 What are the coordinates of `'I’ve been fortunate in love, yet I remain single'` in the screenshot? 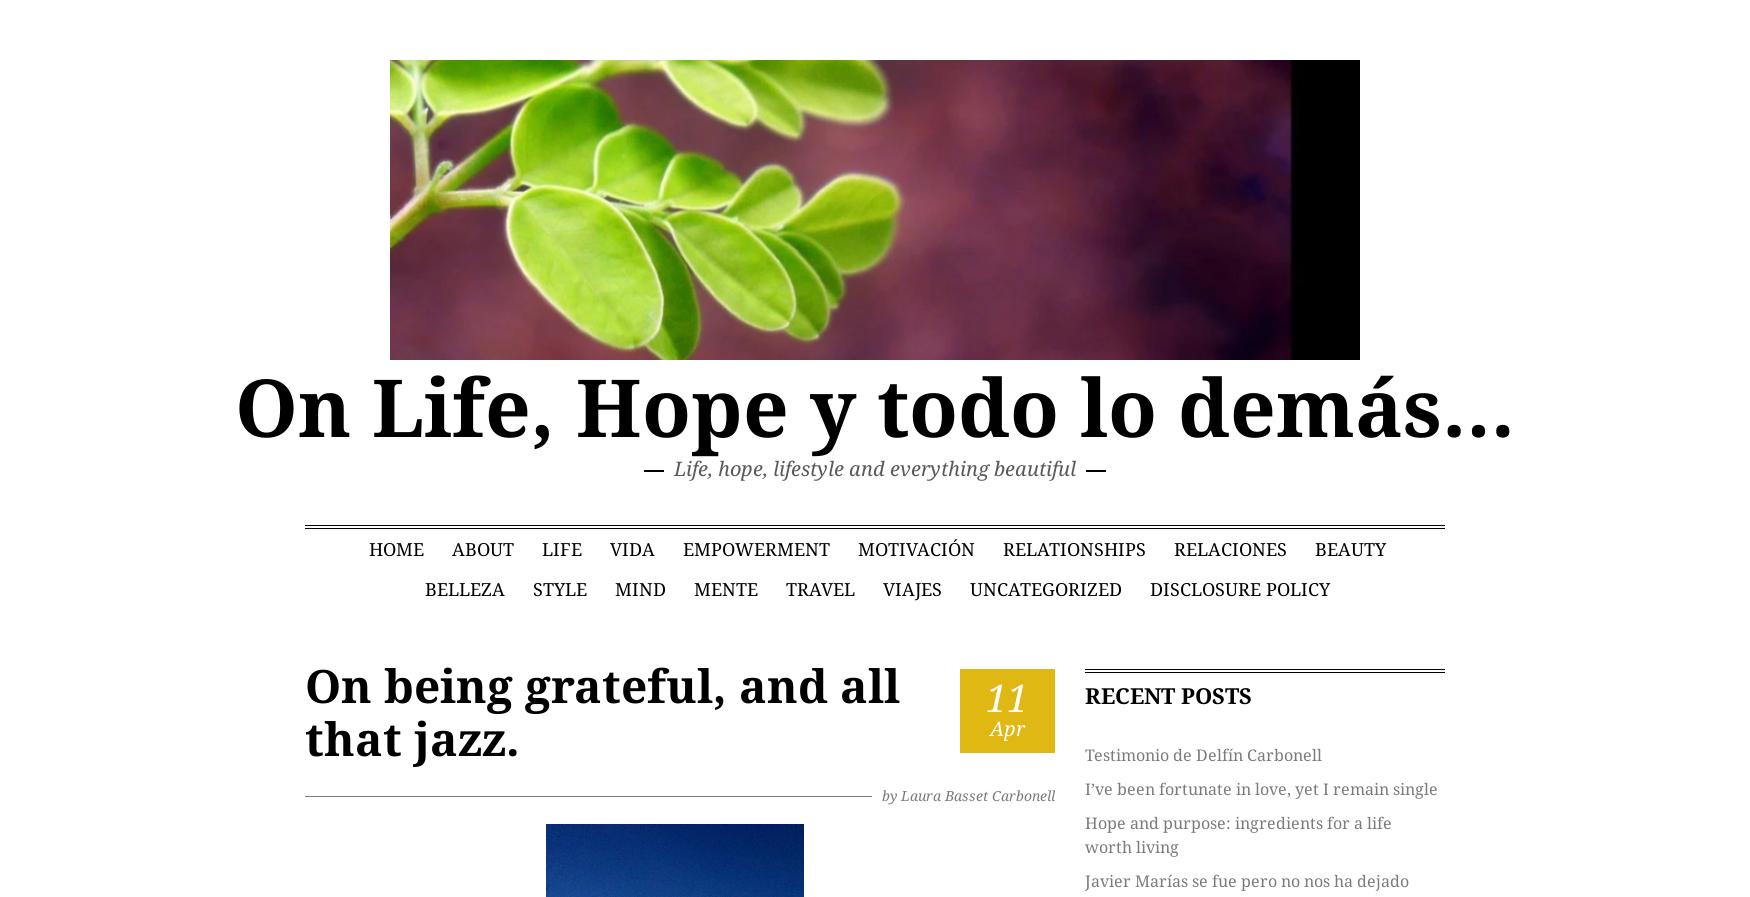 It's located at (1260, 789).